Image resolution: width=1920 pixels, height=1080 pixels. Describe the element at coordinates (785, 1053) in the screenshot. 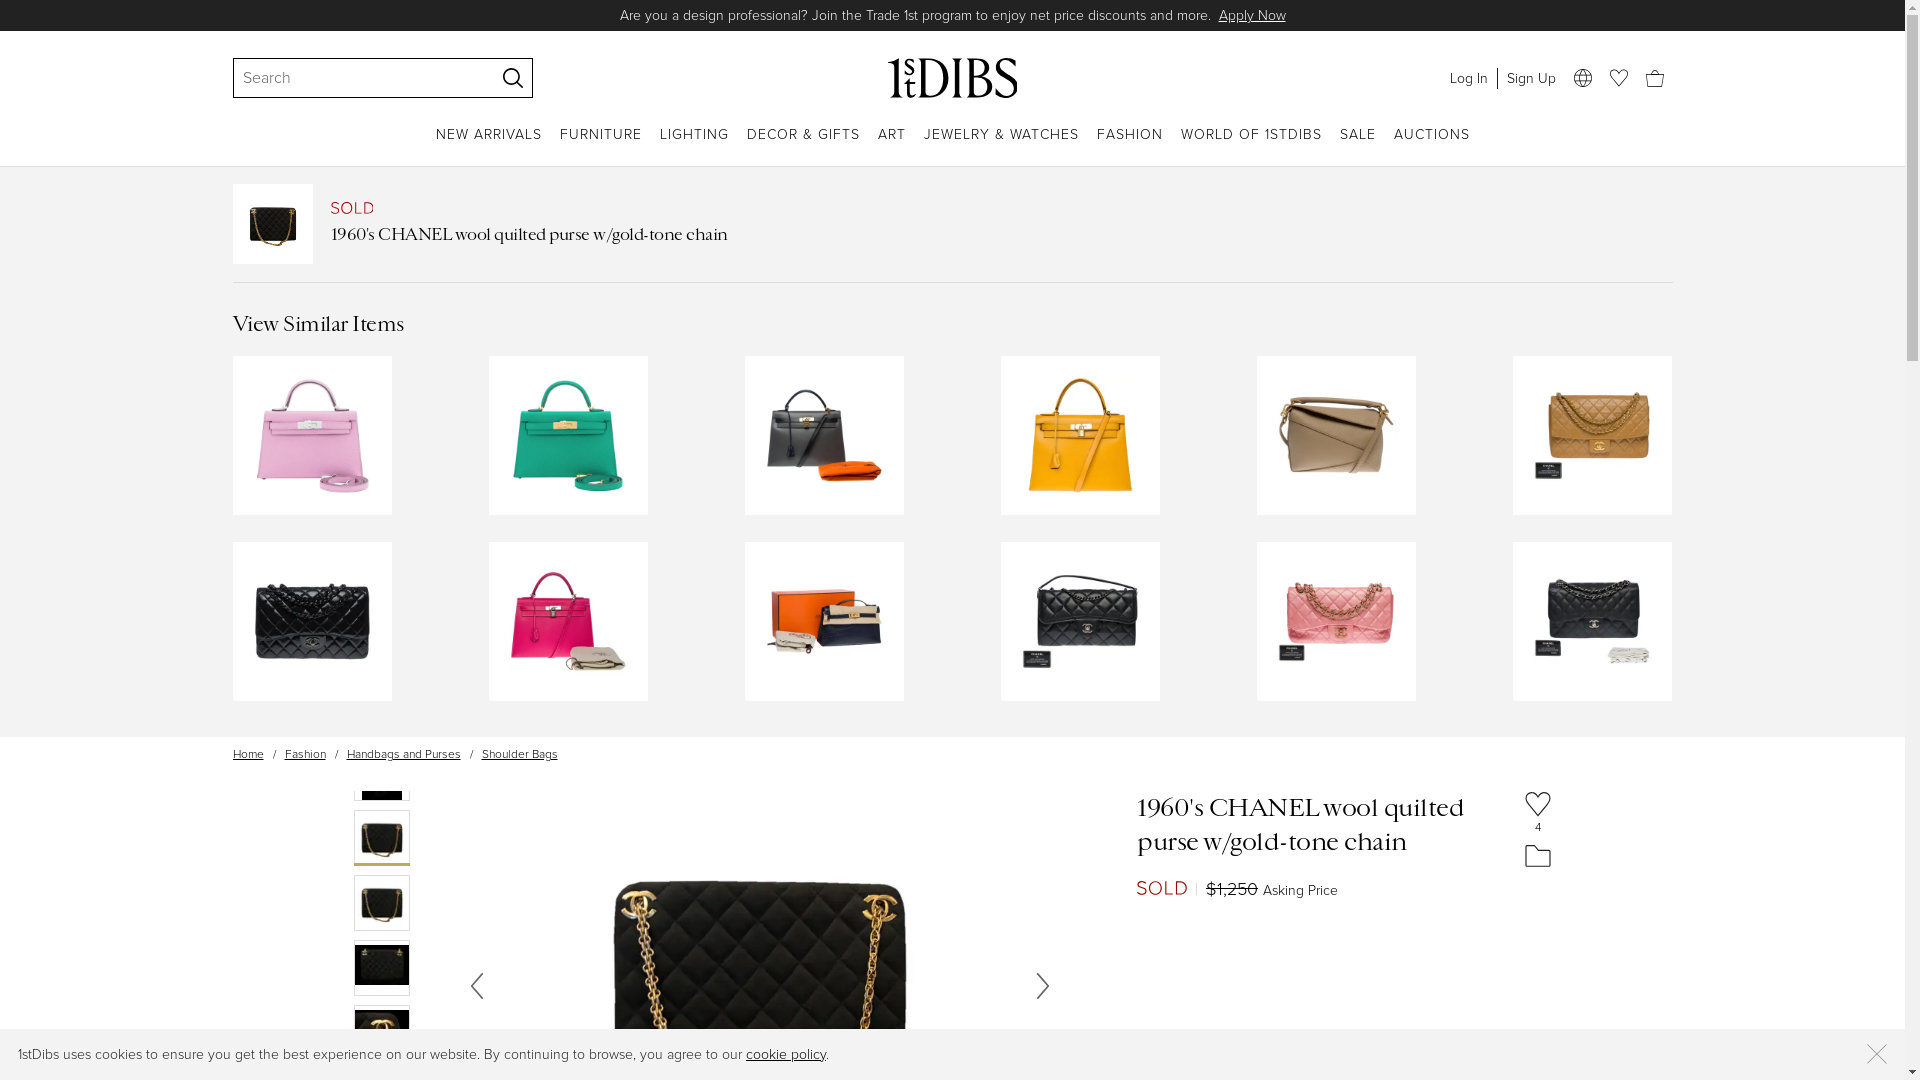

I see `'cookie policy'` at that location.